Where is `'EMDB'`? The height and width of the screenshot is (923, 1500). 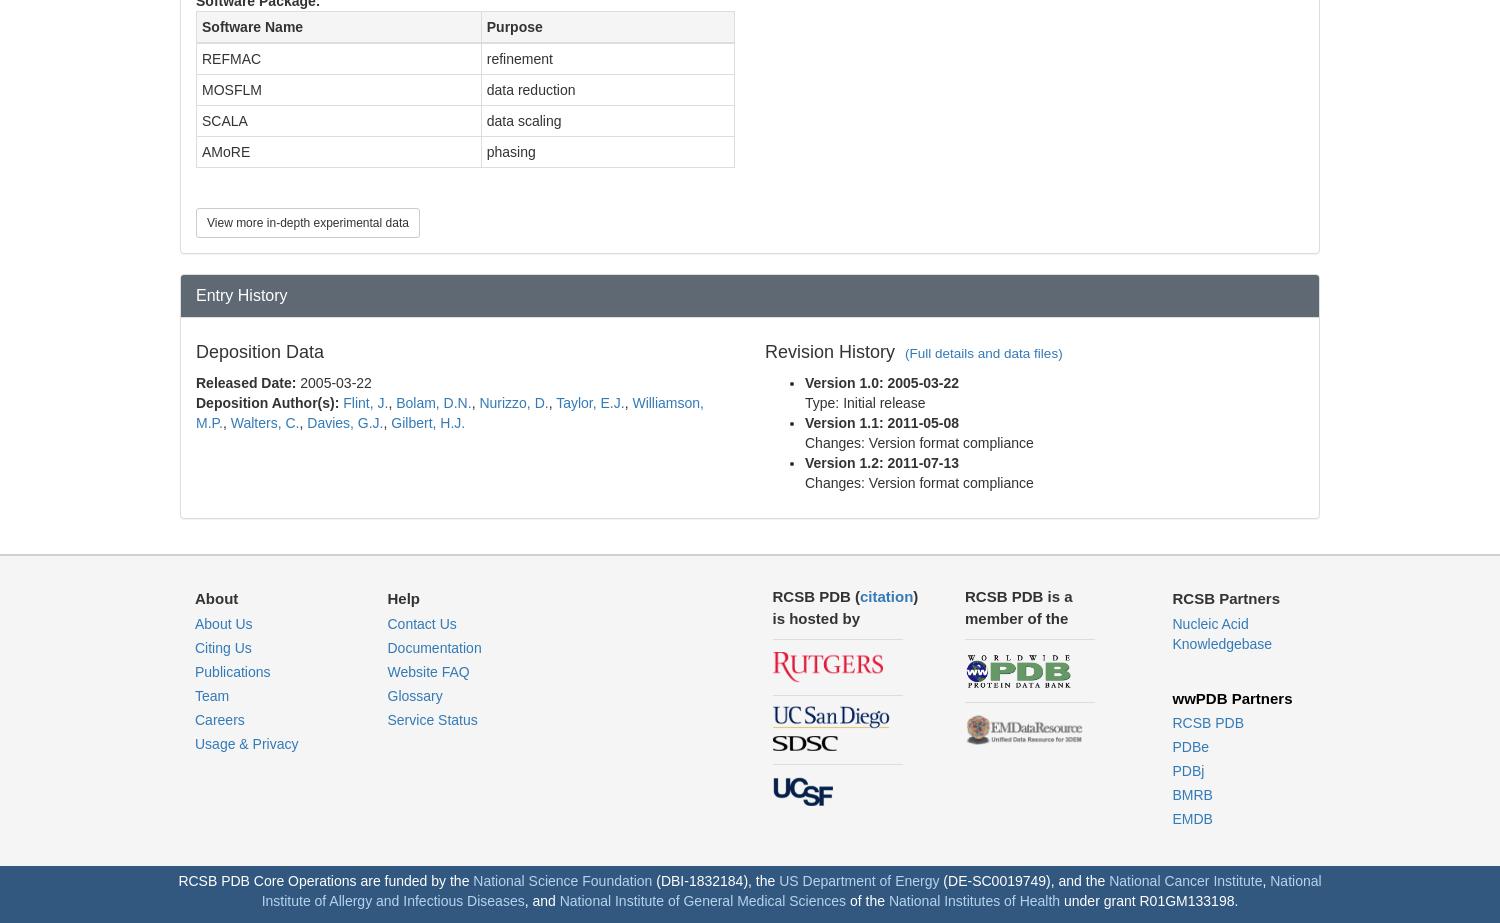 'EMDB' is located at coordinates (1191, 817).